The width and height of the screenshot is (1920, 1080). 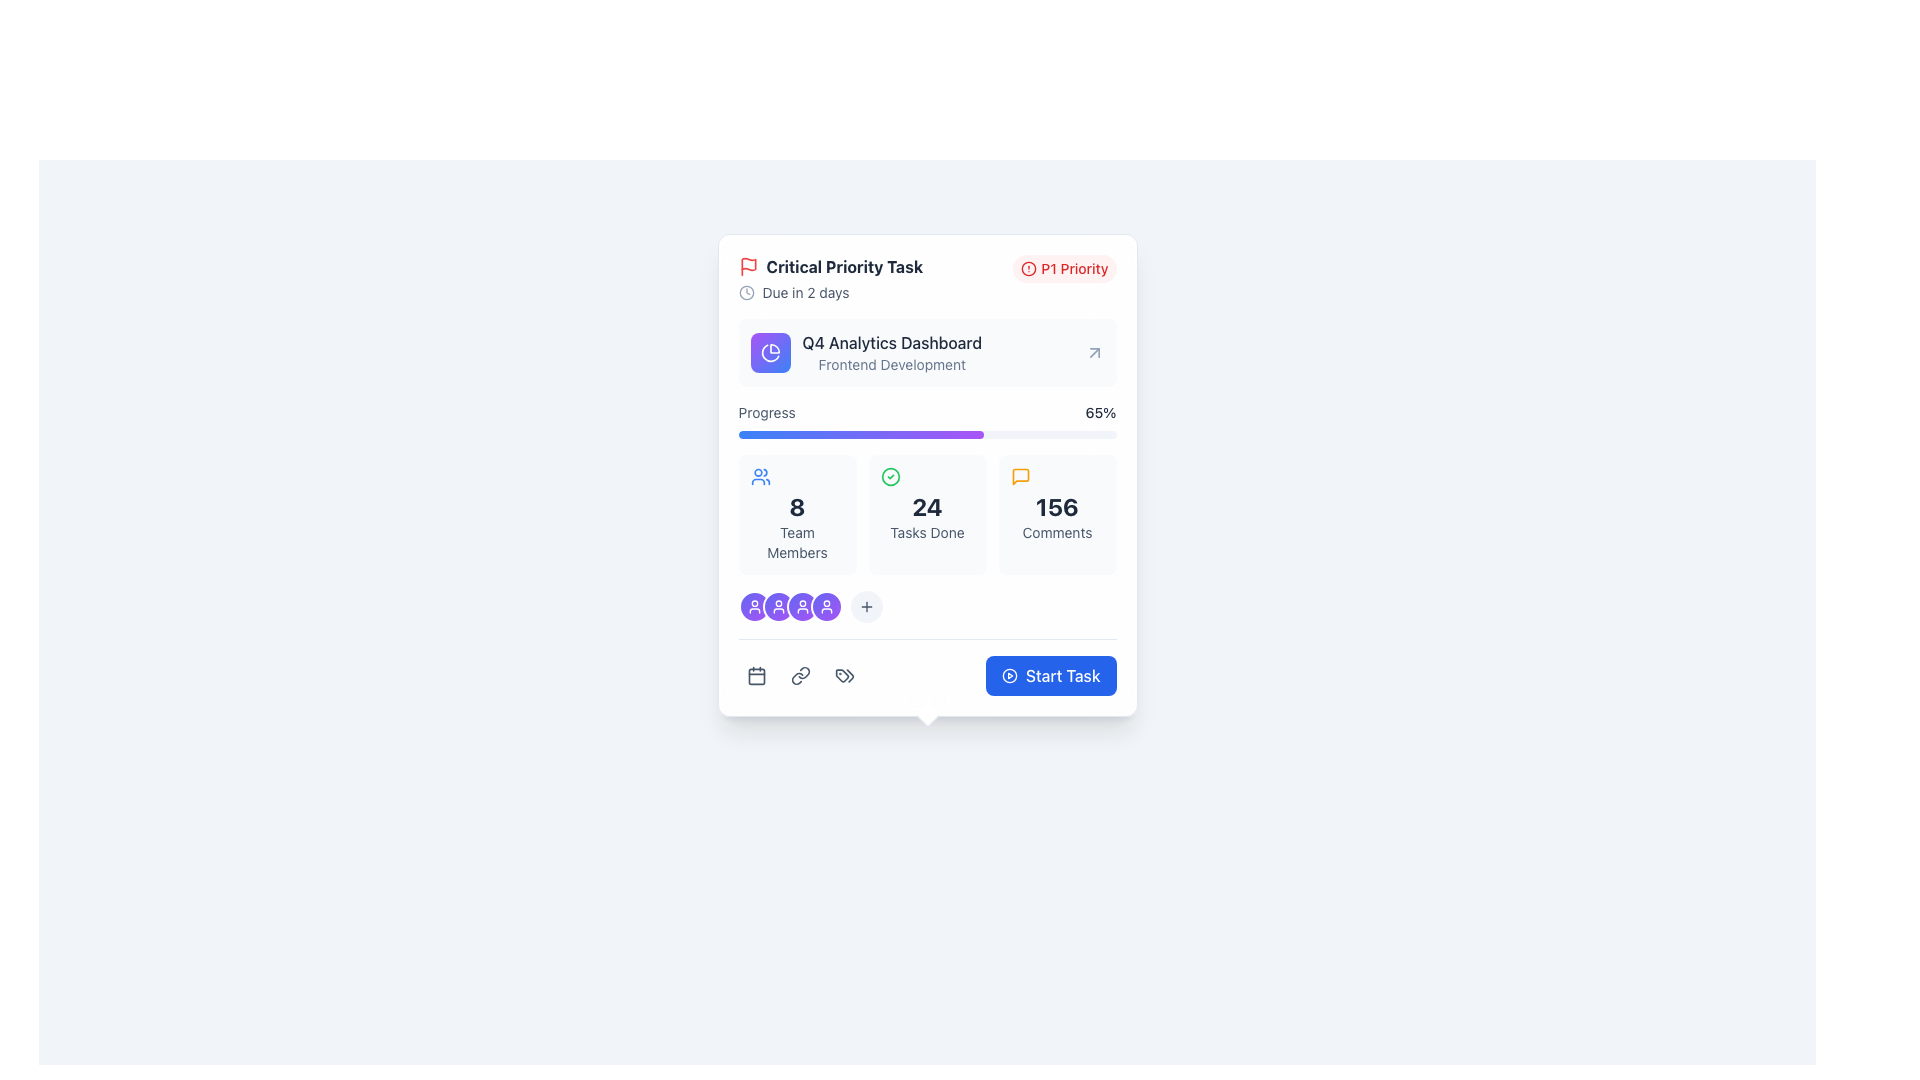 What do you see at coordinates (802, 605) in the screenshot?
I see `the circular user icon with a gradient background transitioning from indigo to purple, located in the lower left section of the card interface` at bounding box center [802, 605].